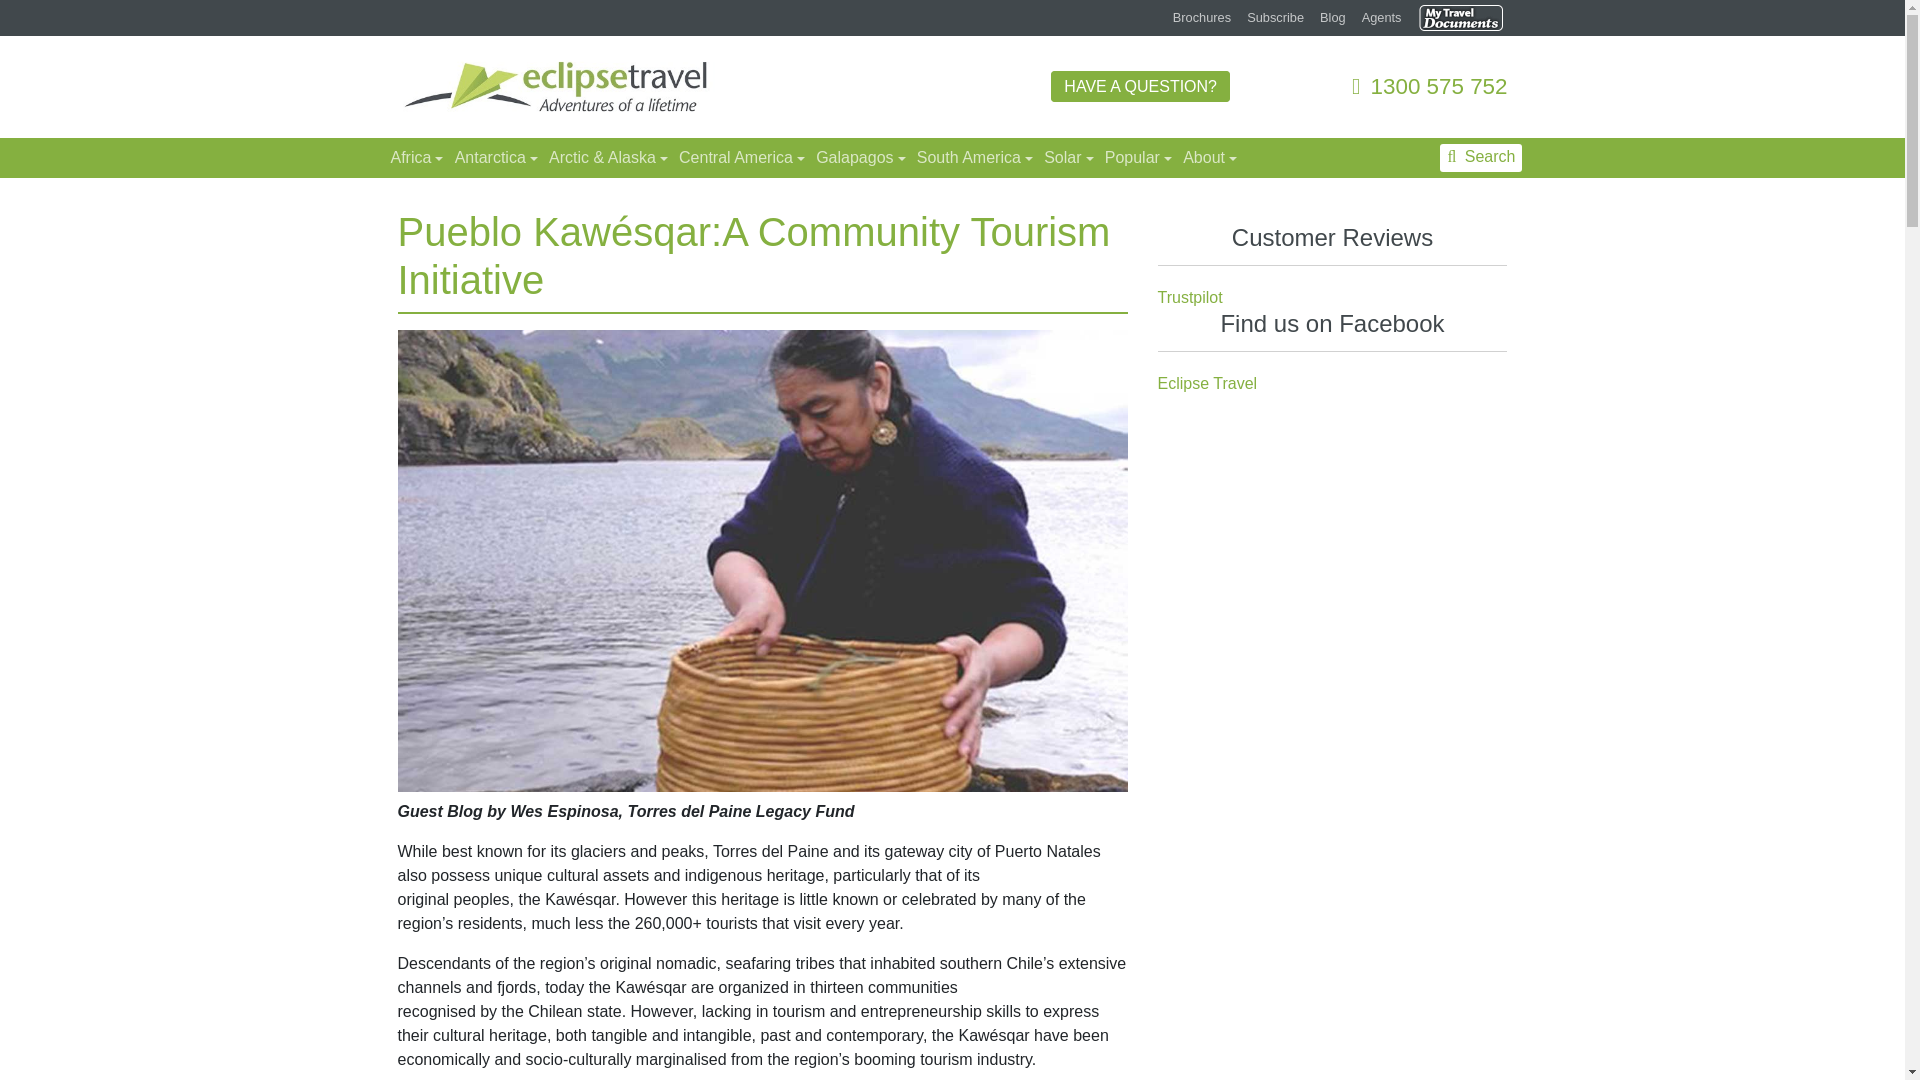  I want to click on 'Search', so click(1481, 157).